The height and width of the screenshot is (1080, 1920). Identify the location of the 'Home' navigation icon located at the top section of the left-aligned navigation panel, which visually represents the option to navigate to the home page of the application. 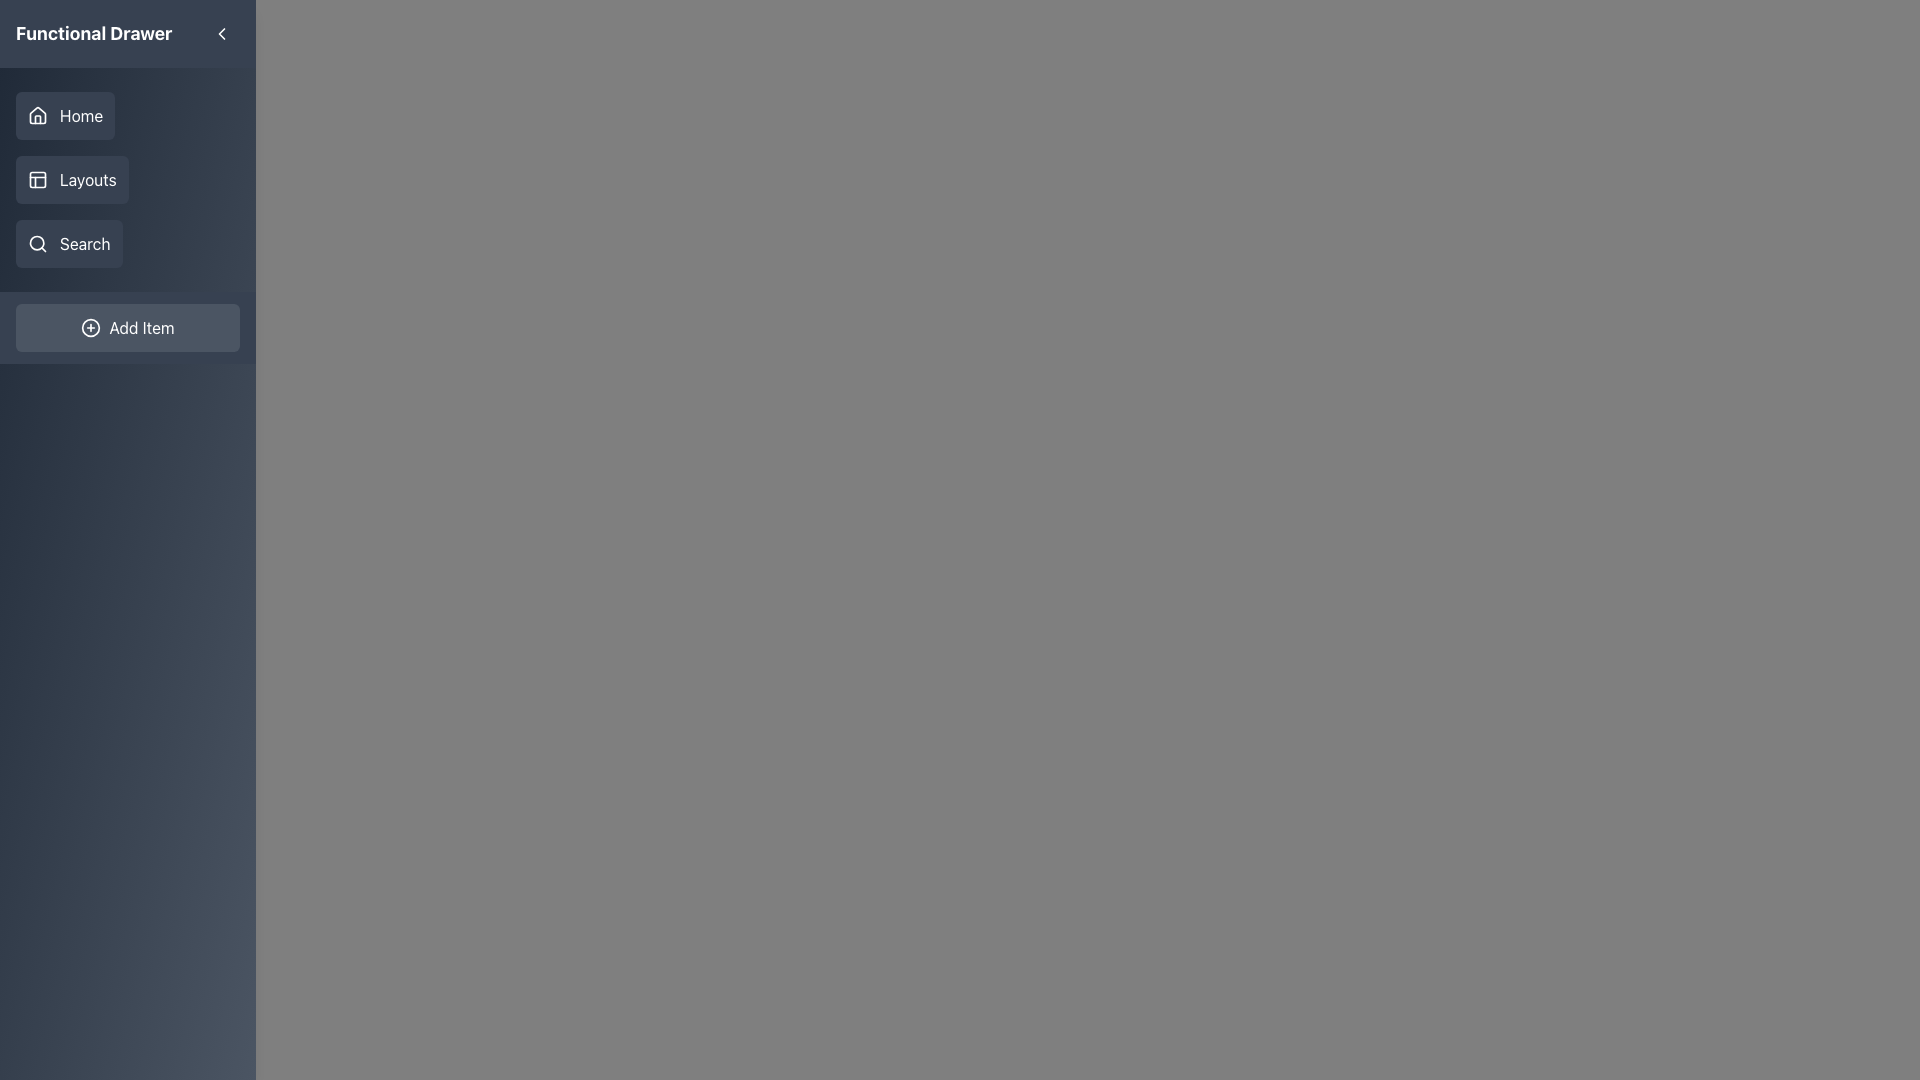
(38, 115).